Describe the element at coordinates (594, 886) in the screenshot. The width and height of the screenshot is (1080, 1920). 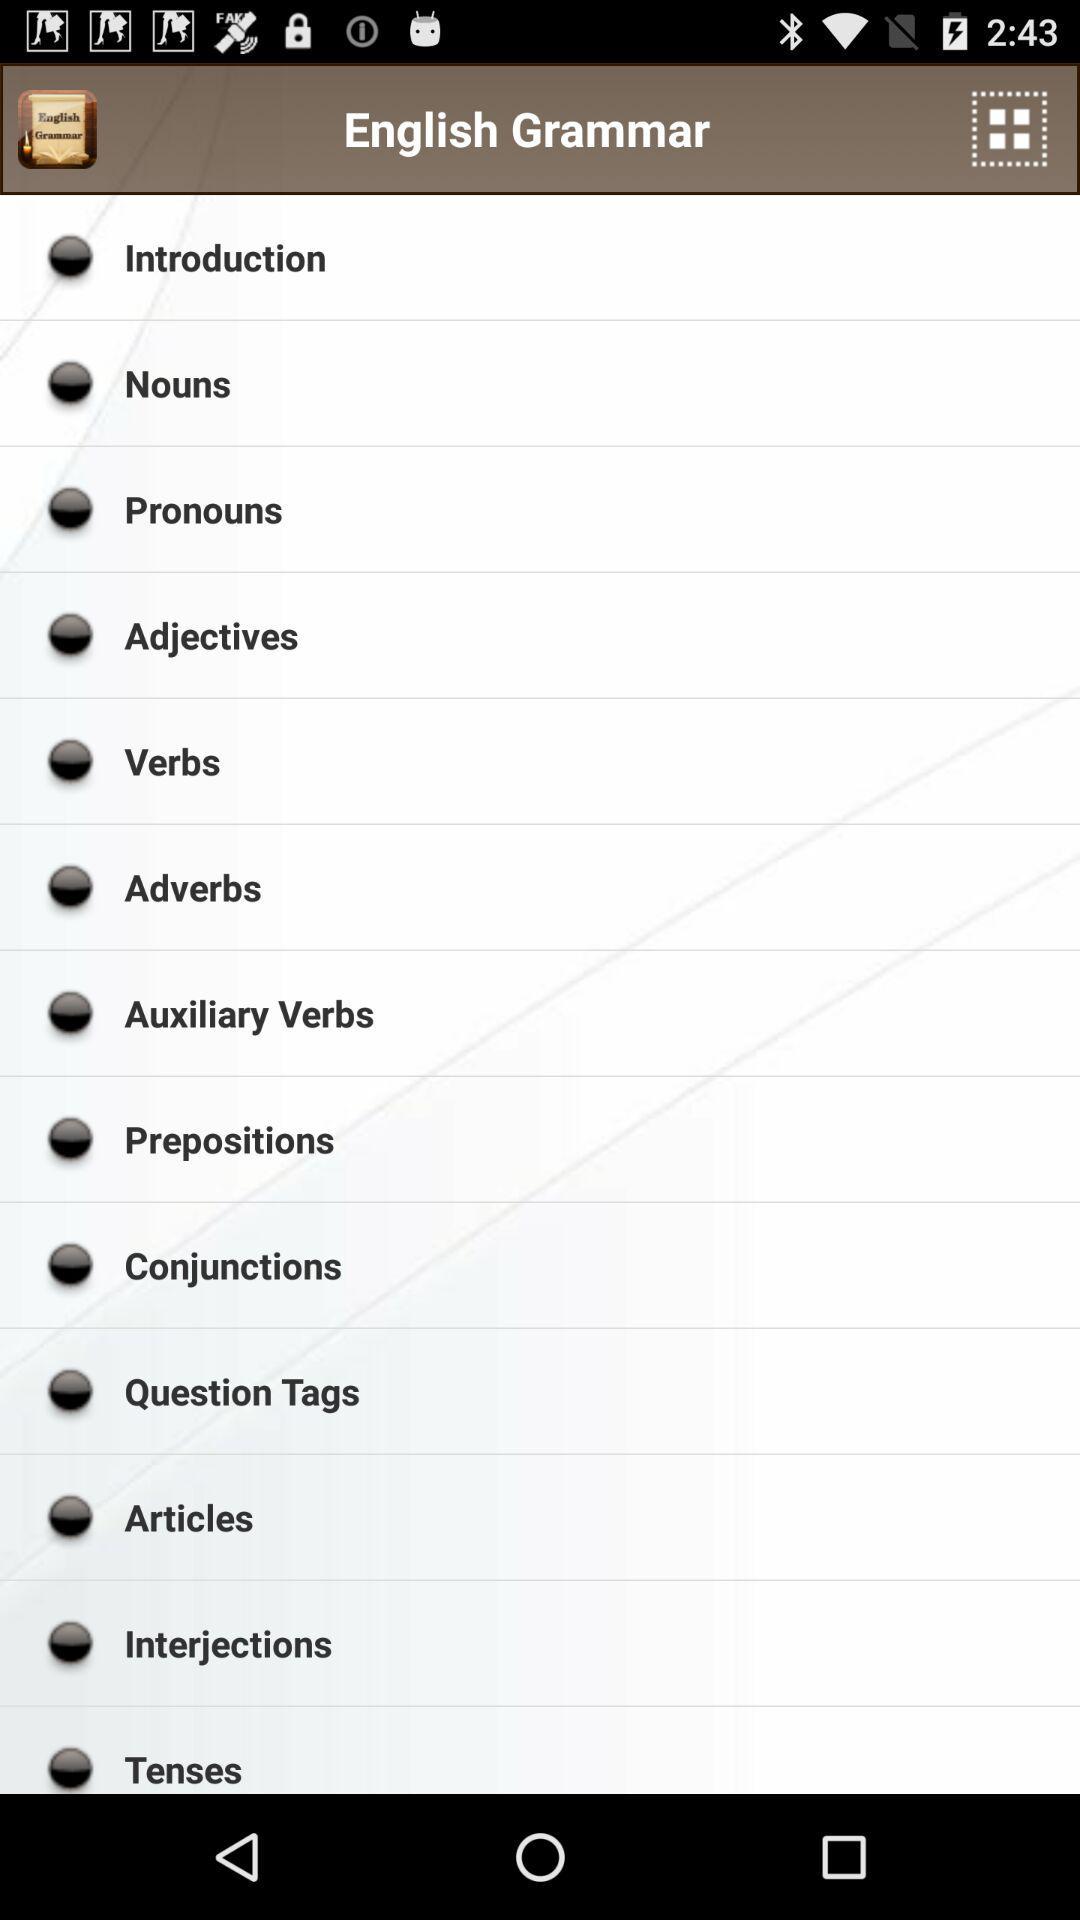
I see `the item below the verbs` at that location.